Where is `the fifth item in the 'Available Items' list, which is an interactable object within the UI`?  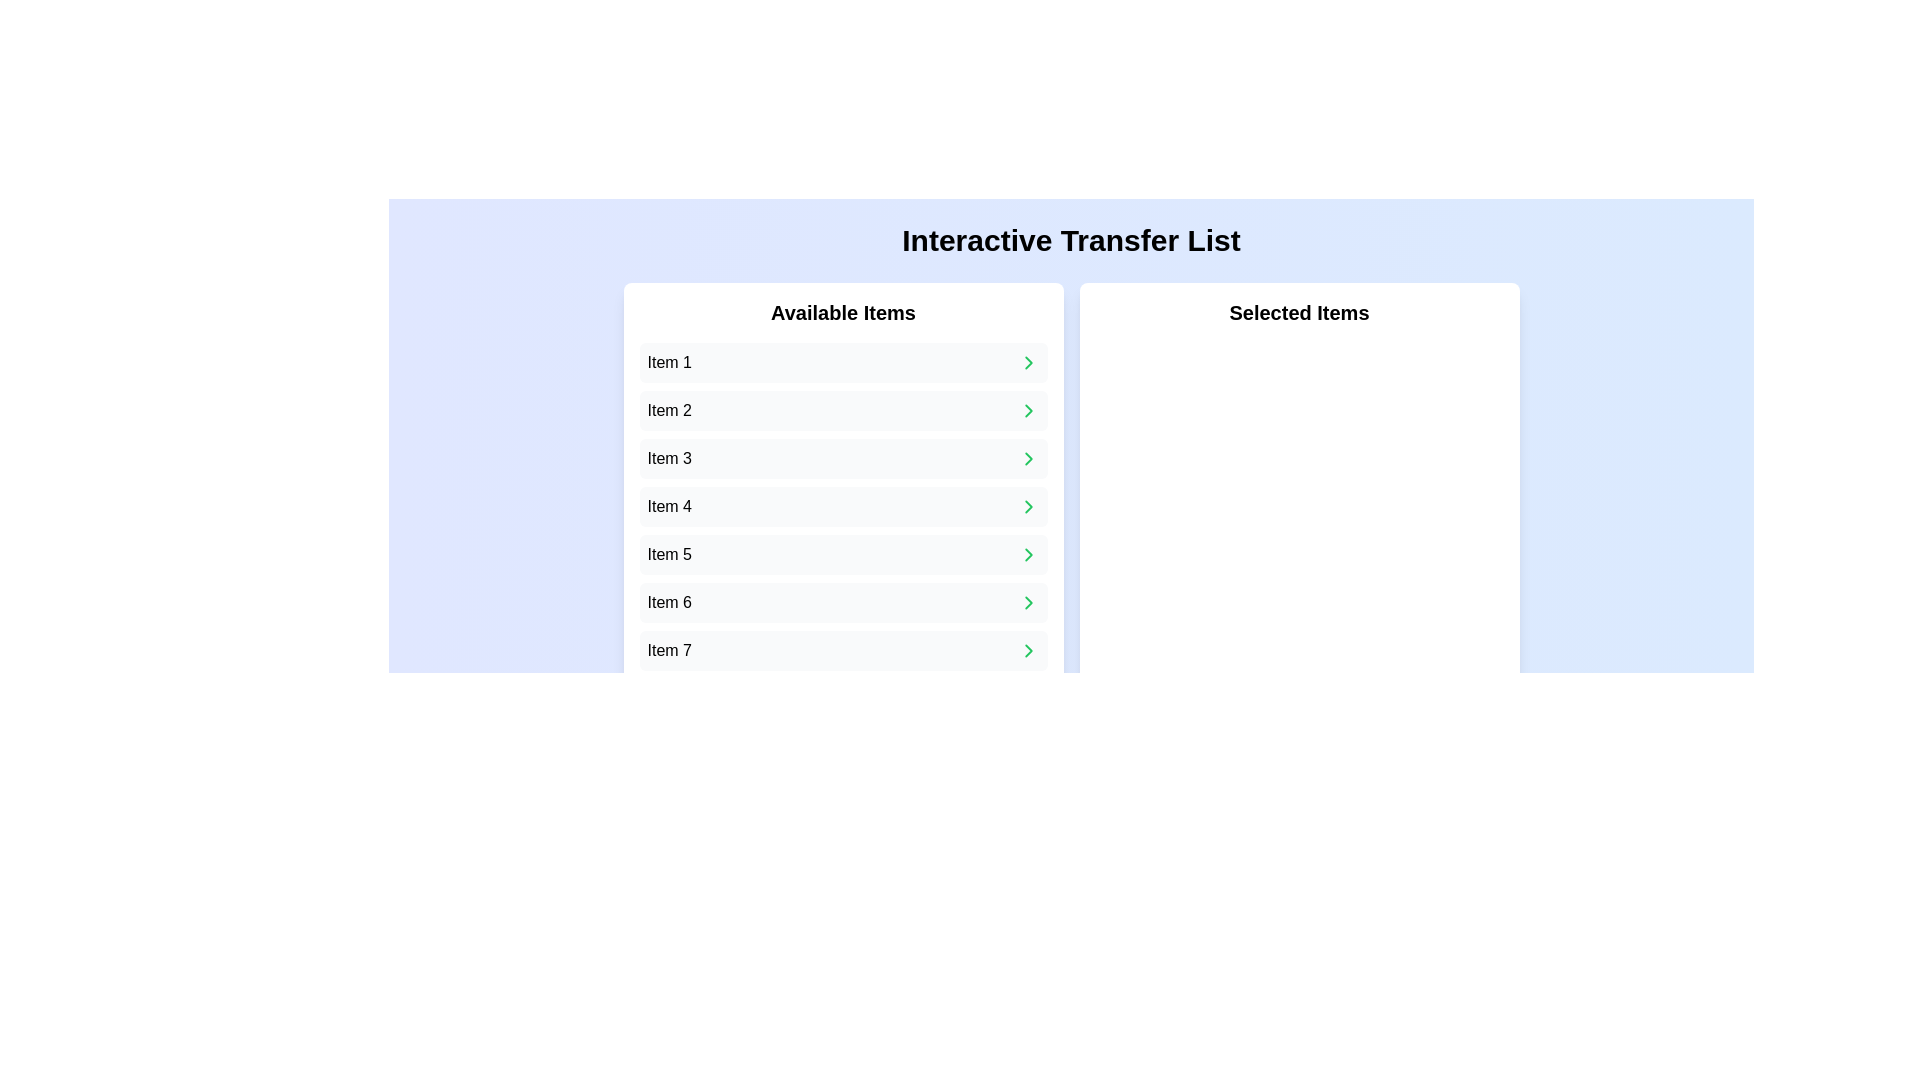 the fifth item in the 'Available Items' list, which is an interactable object within the UI is located at coordinates (843, 555).